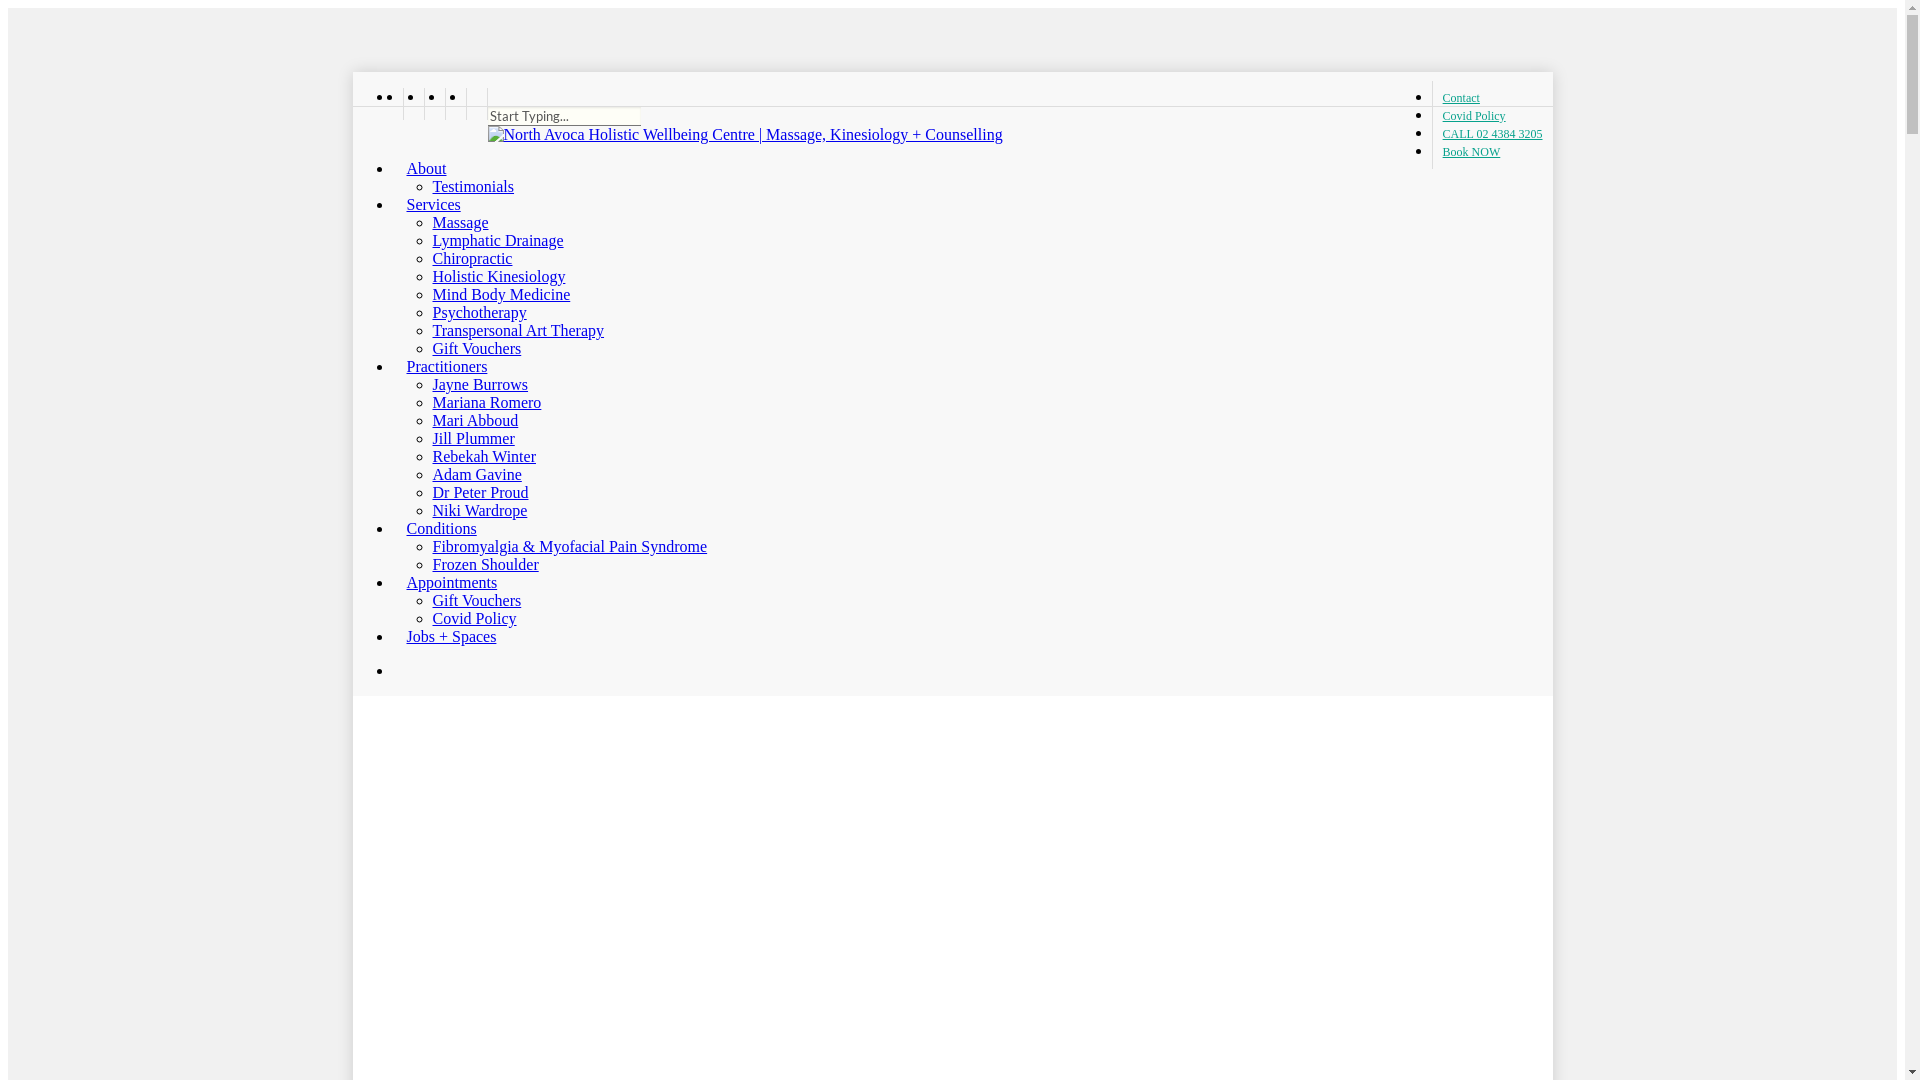 The height and width of the screenshot is (1080, 1920). I want to click on 'Rebekah Winter', so click(483, 456).